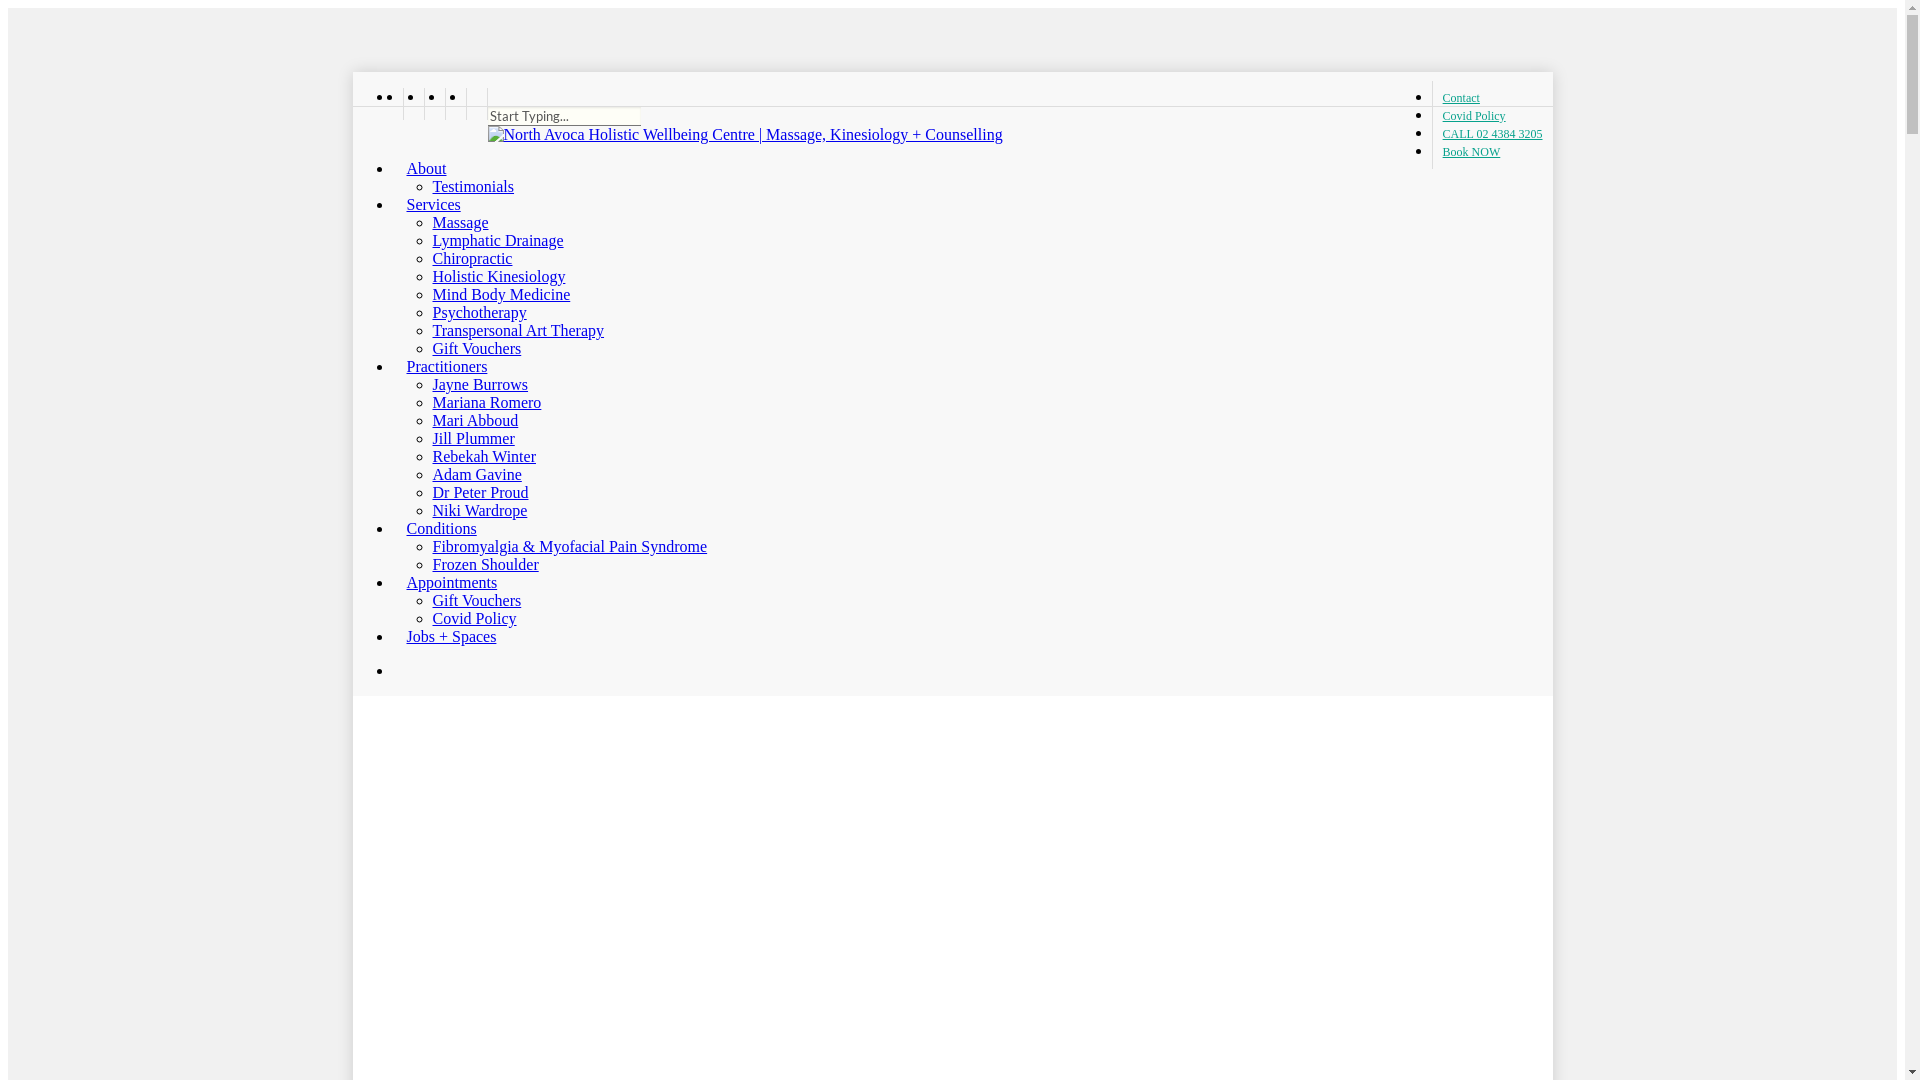 The height and width of the screenshot is (1080, 1920). I want to click on 'Rebekah Winter', so click(483, 456).